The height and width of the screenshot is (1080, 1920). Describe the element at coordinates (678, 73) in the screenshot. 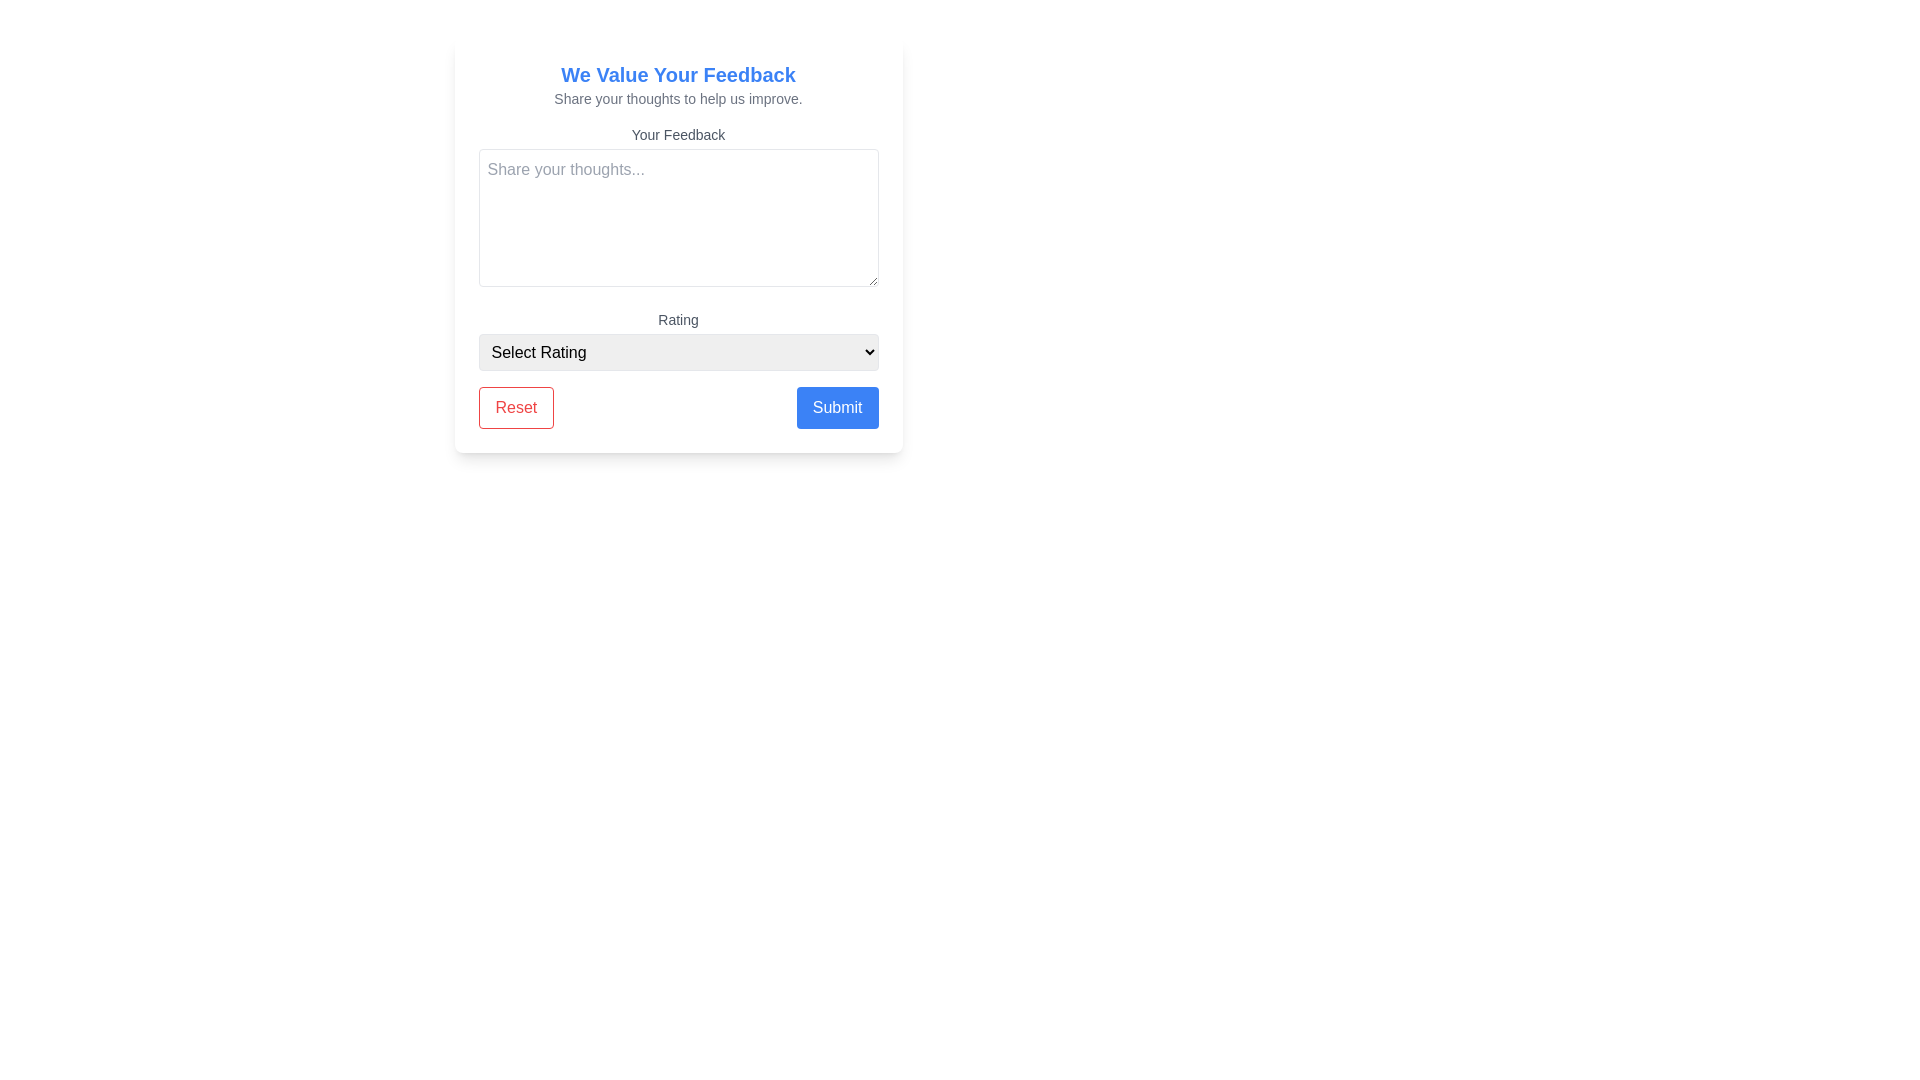

I see `title text element 'We Value Your Feedback' styled in blue color, located at the top center of the feedback form` at that location.